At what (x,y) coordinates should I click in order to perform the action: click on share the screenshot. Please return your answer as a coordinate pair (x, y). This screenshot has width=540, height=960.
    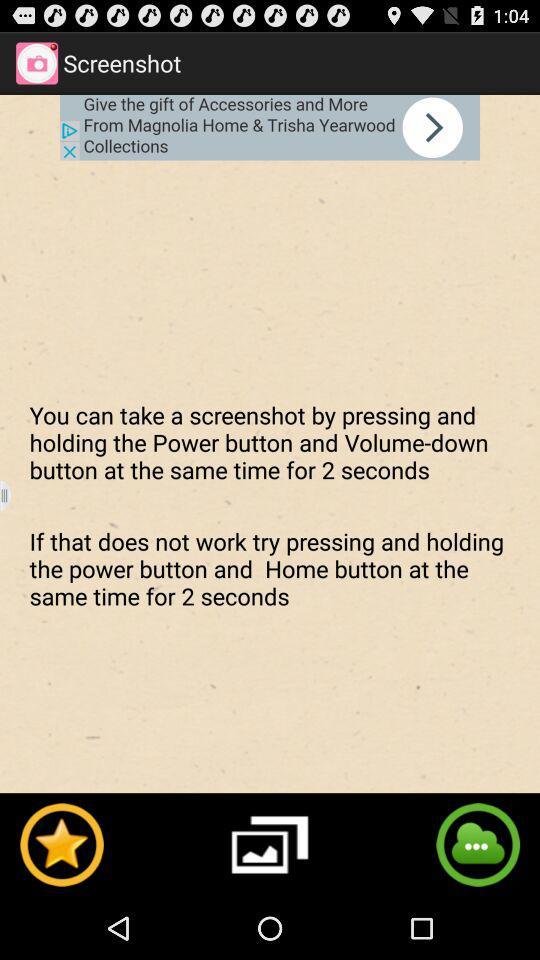
    Looking at the image, I should click on (477, 843).